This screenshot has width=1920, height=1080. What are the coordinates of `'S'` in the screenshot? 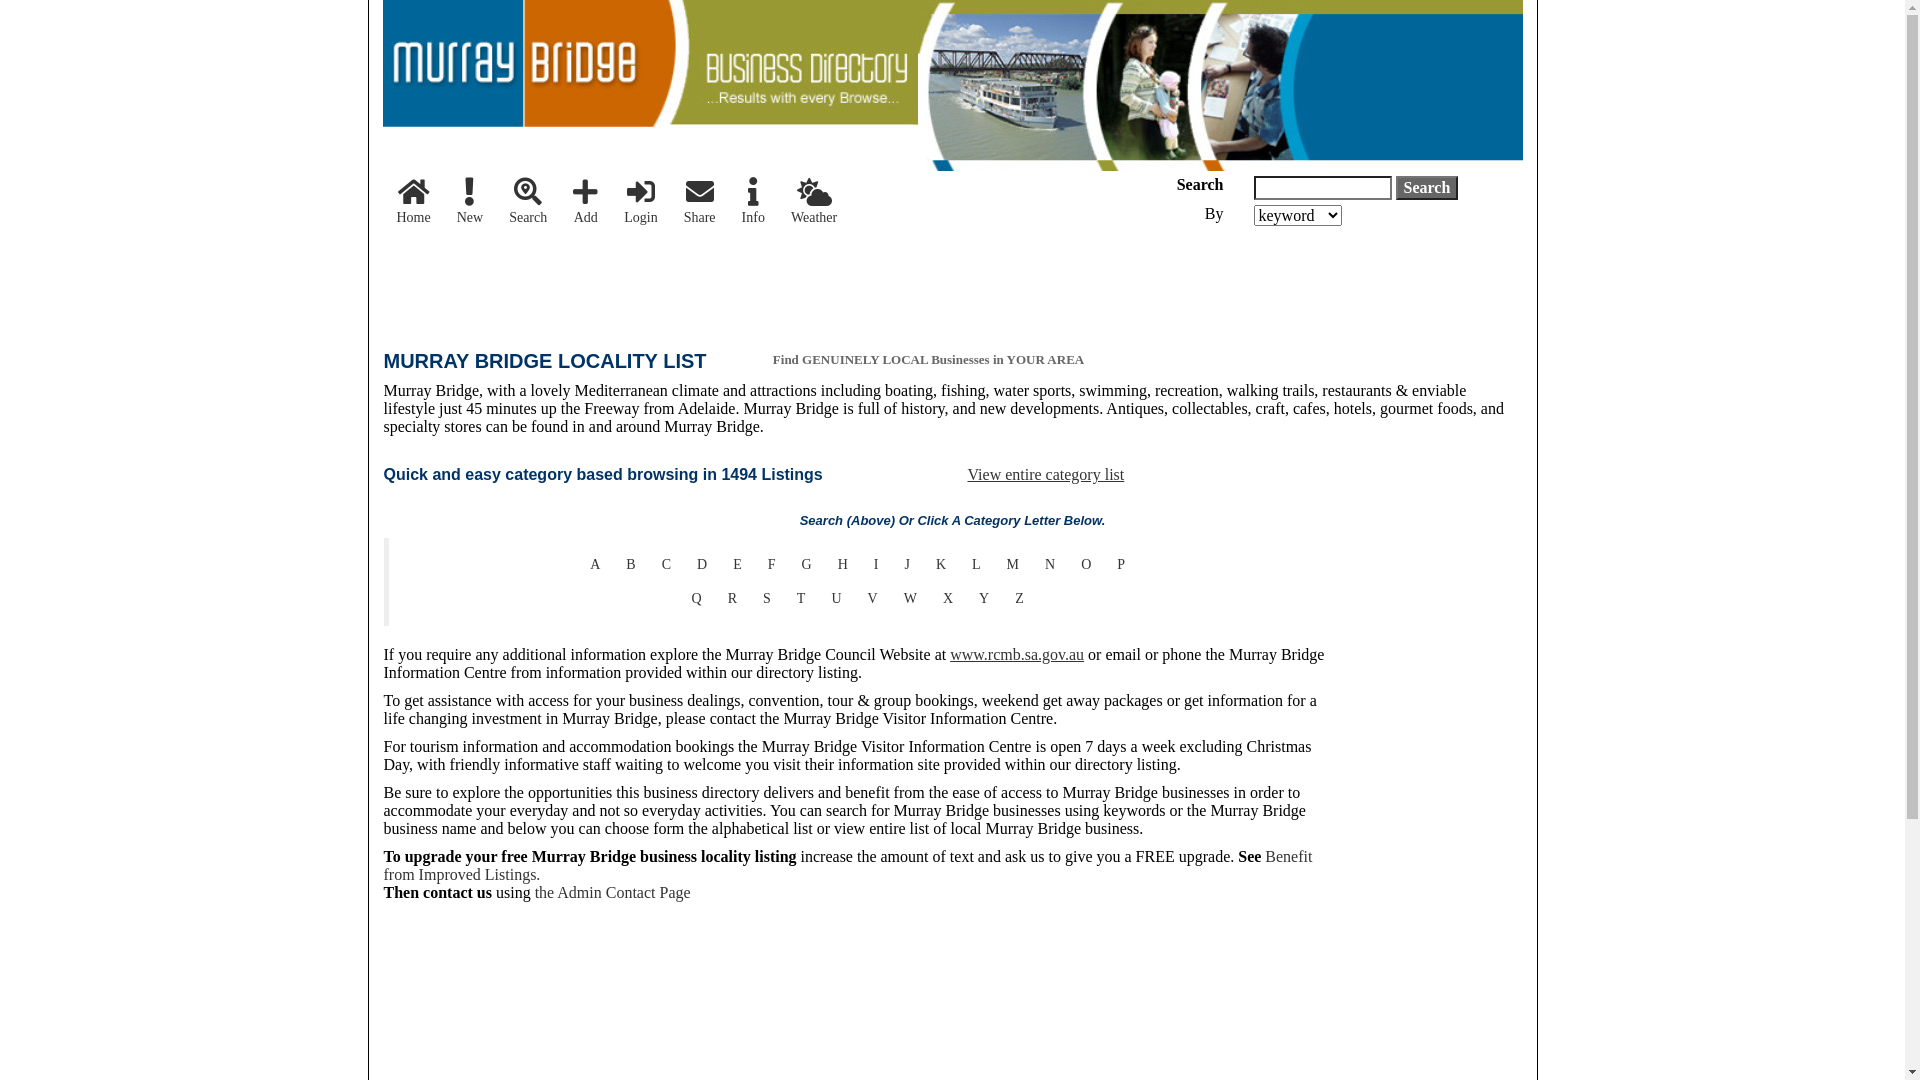 It's located at (766, 597).